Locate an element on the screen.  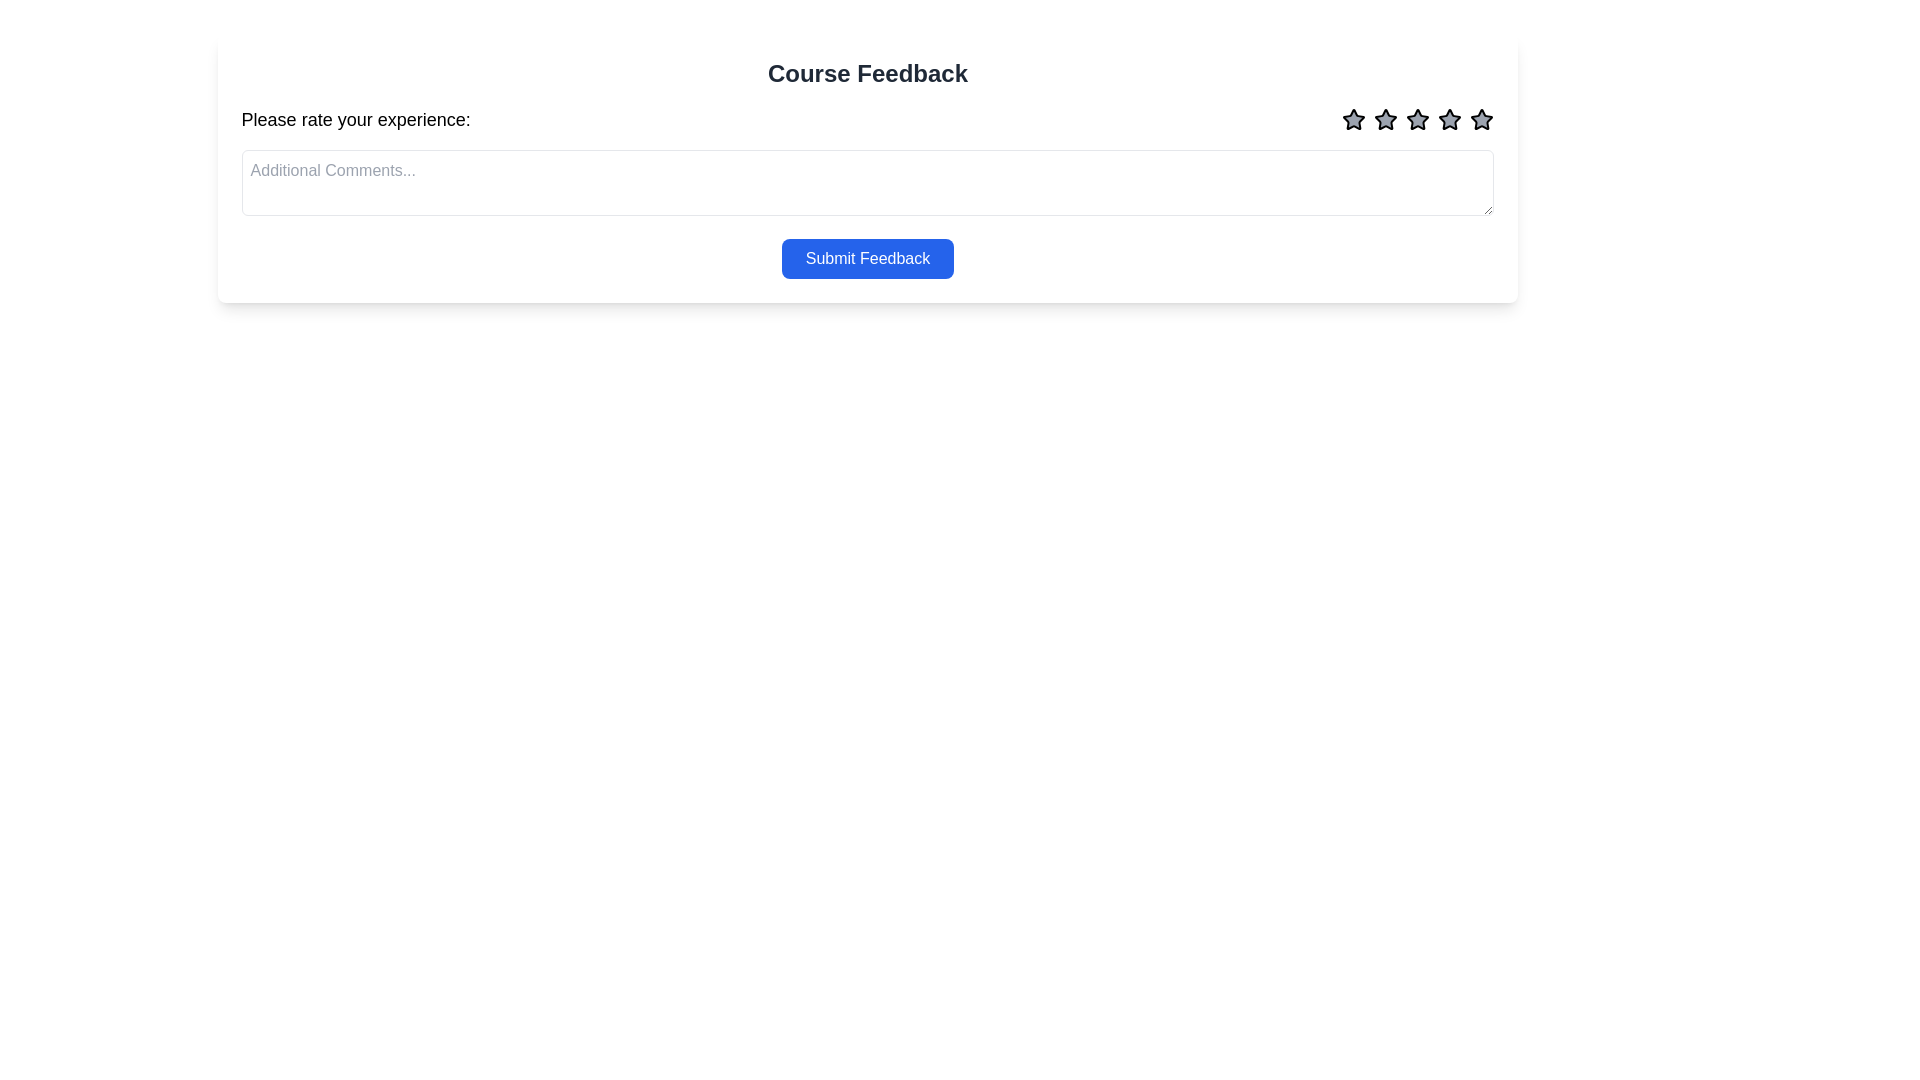
the first star icon in the rating system is located at coordinates (1354, 119).